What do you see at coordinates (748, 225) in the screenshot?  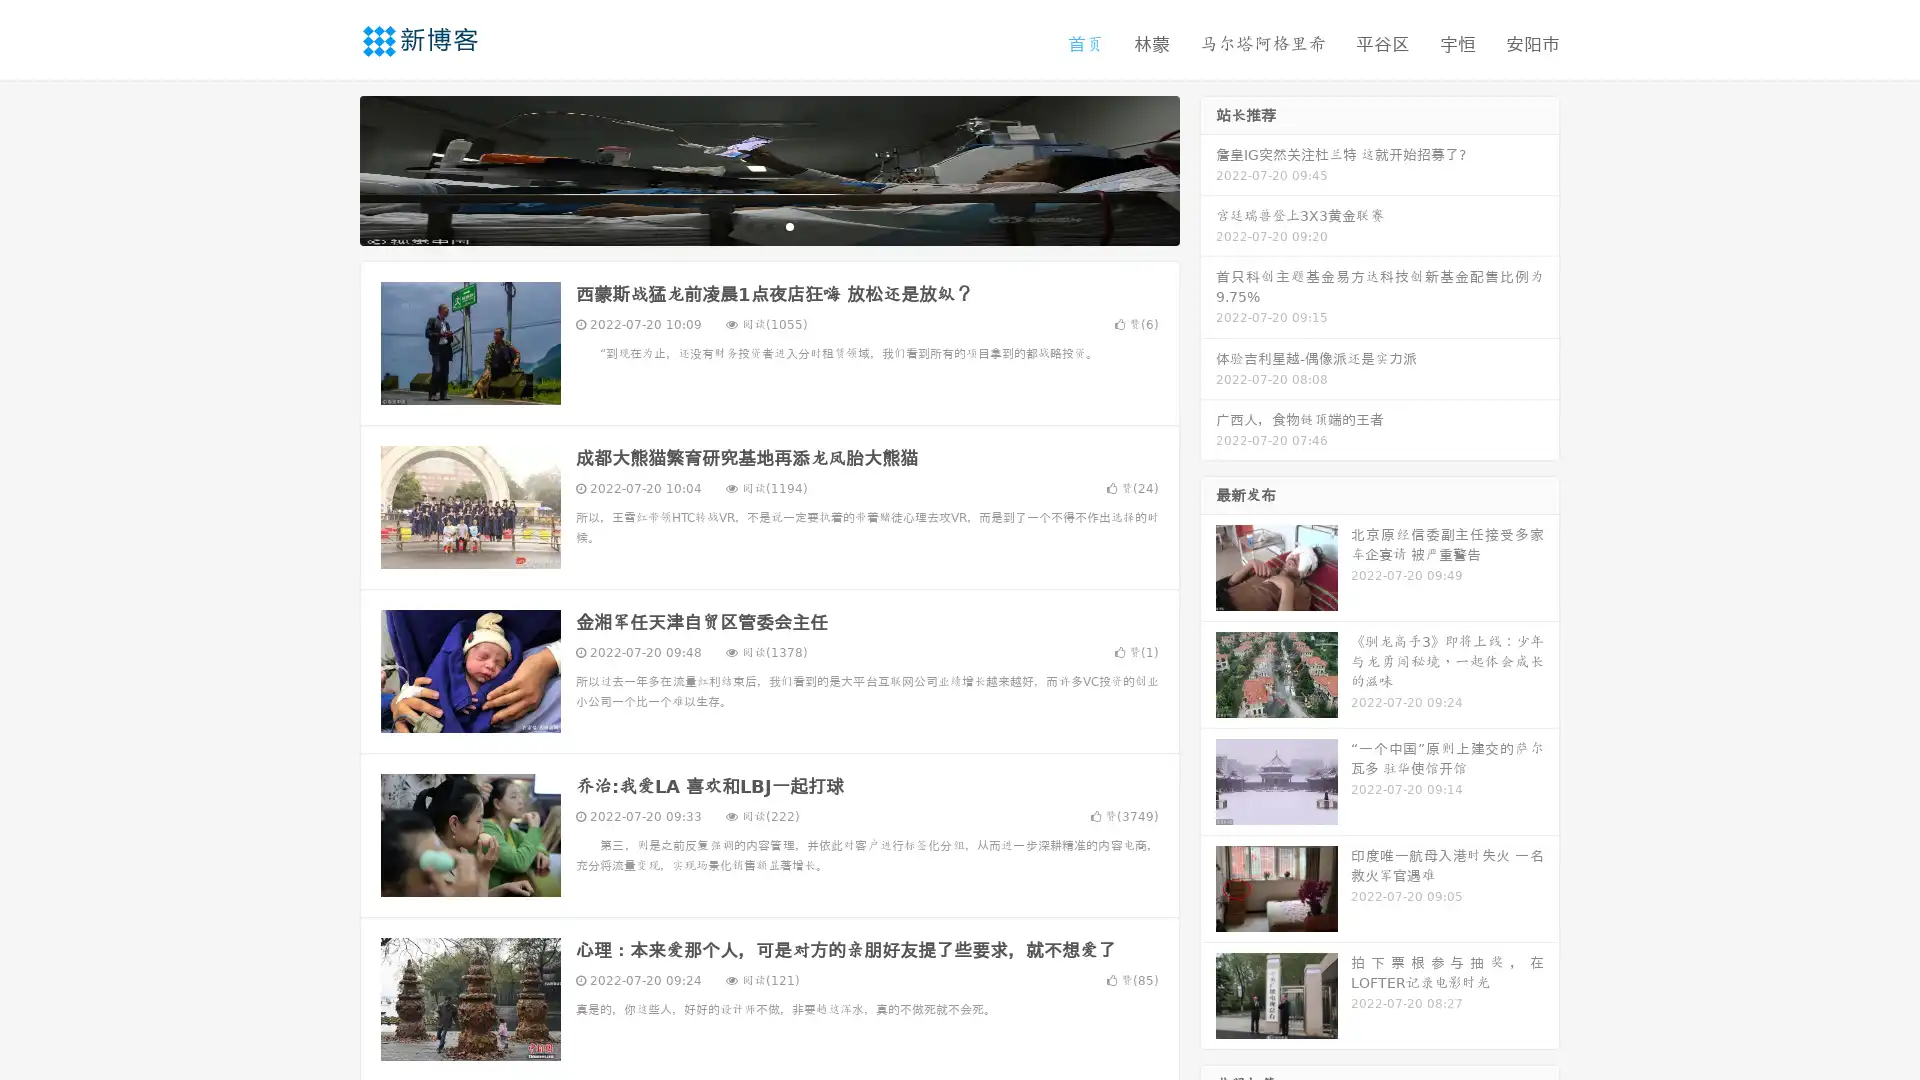 I see `Go to slide 1` at bounding box center [748, 225].